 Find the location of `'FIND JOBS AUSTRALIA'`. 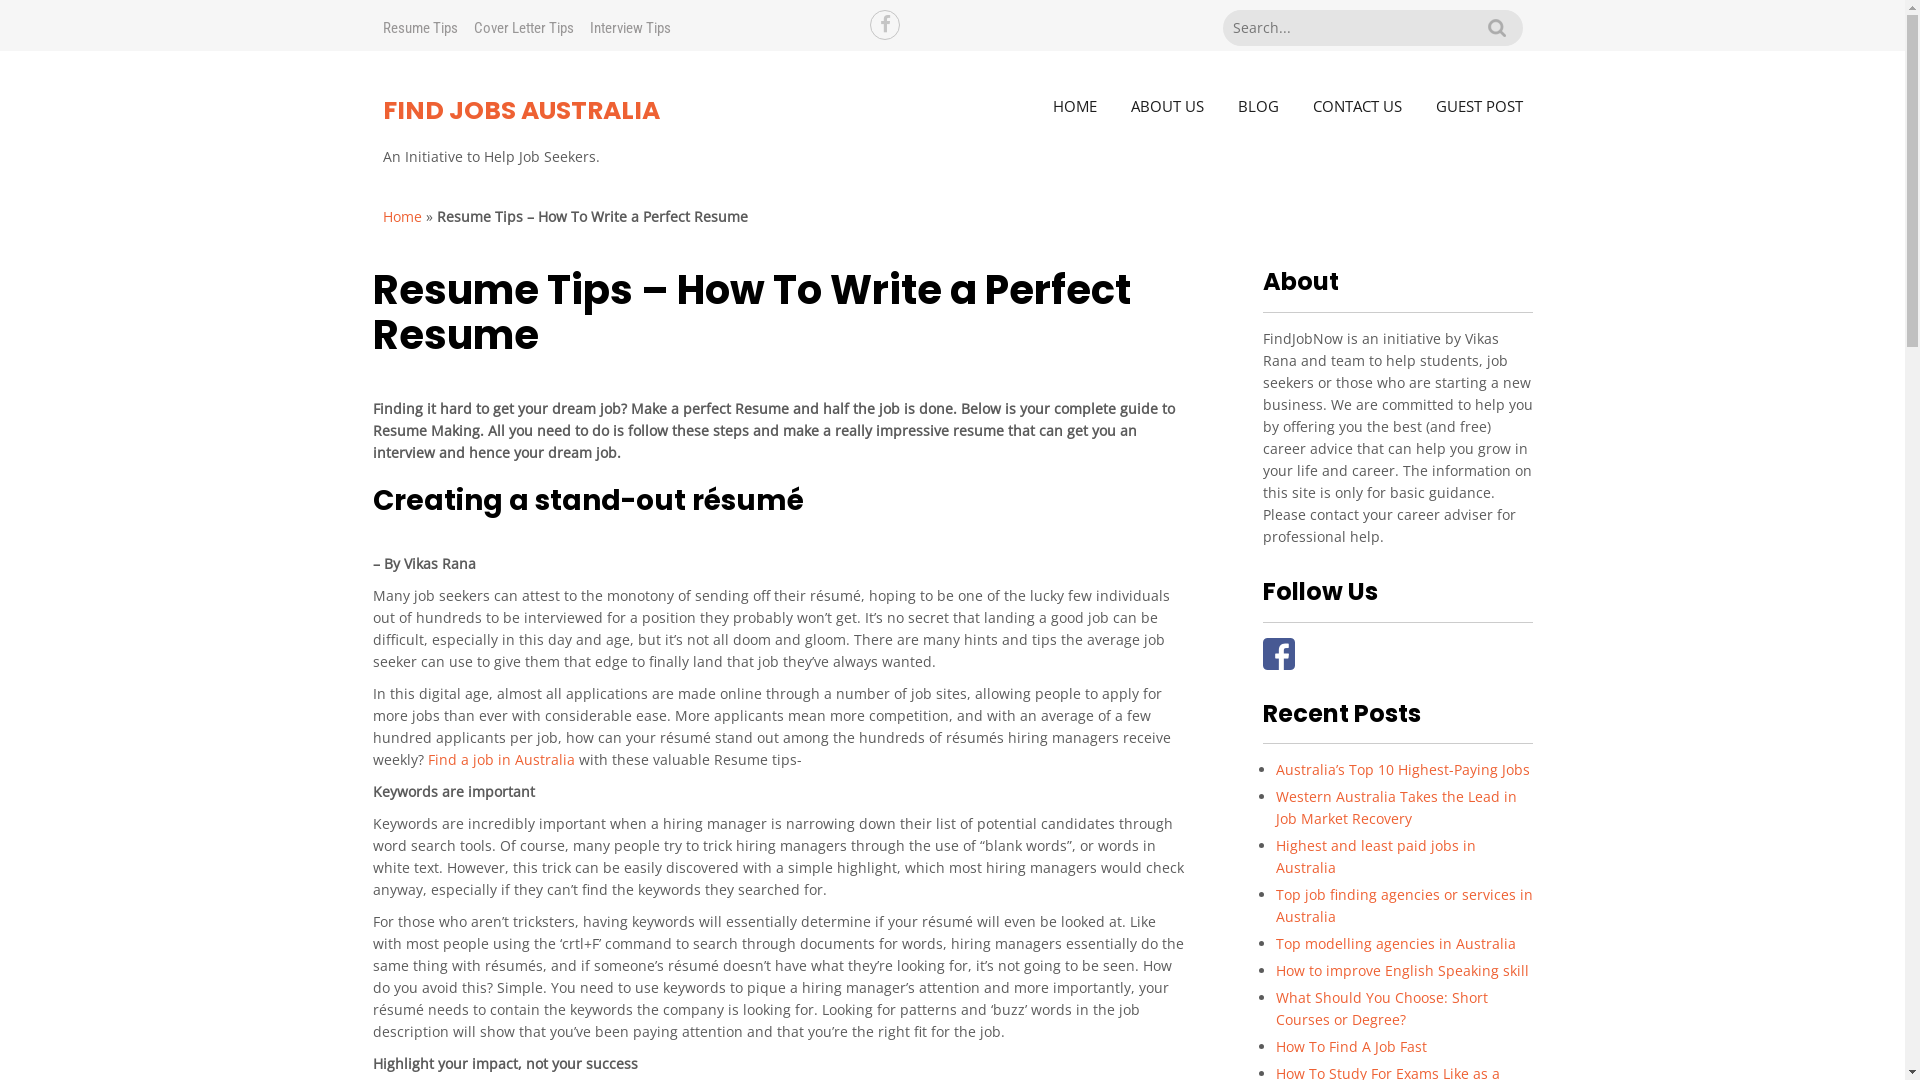

'FIND JOBS AUSTRALIA' is located at coordinates (382, 110).